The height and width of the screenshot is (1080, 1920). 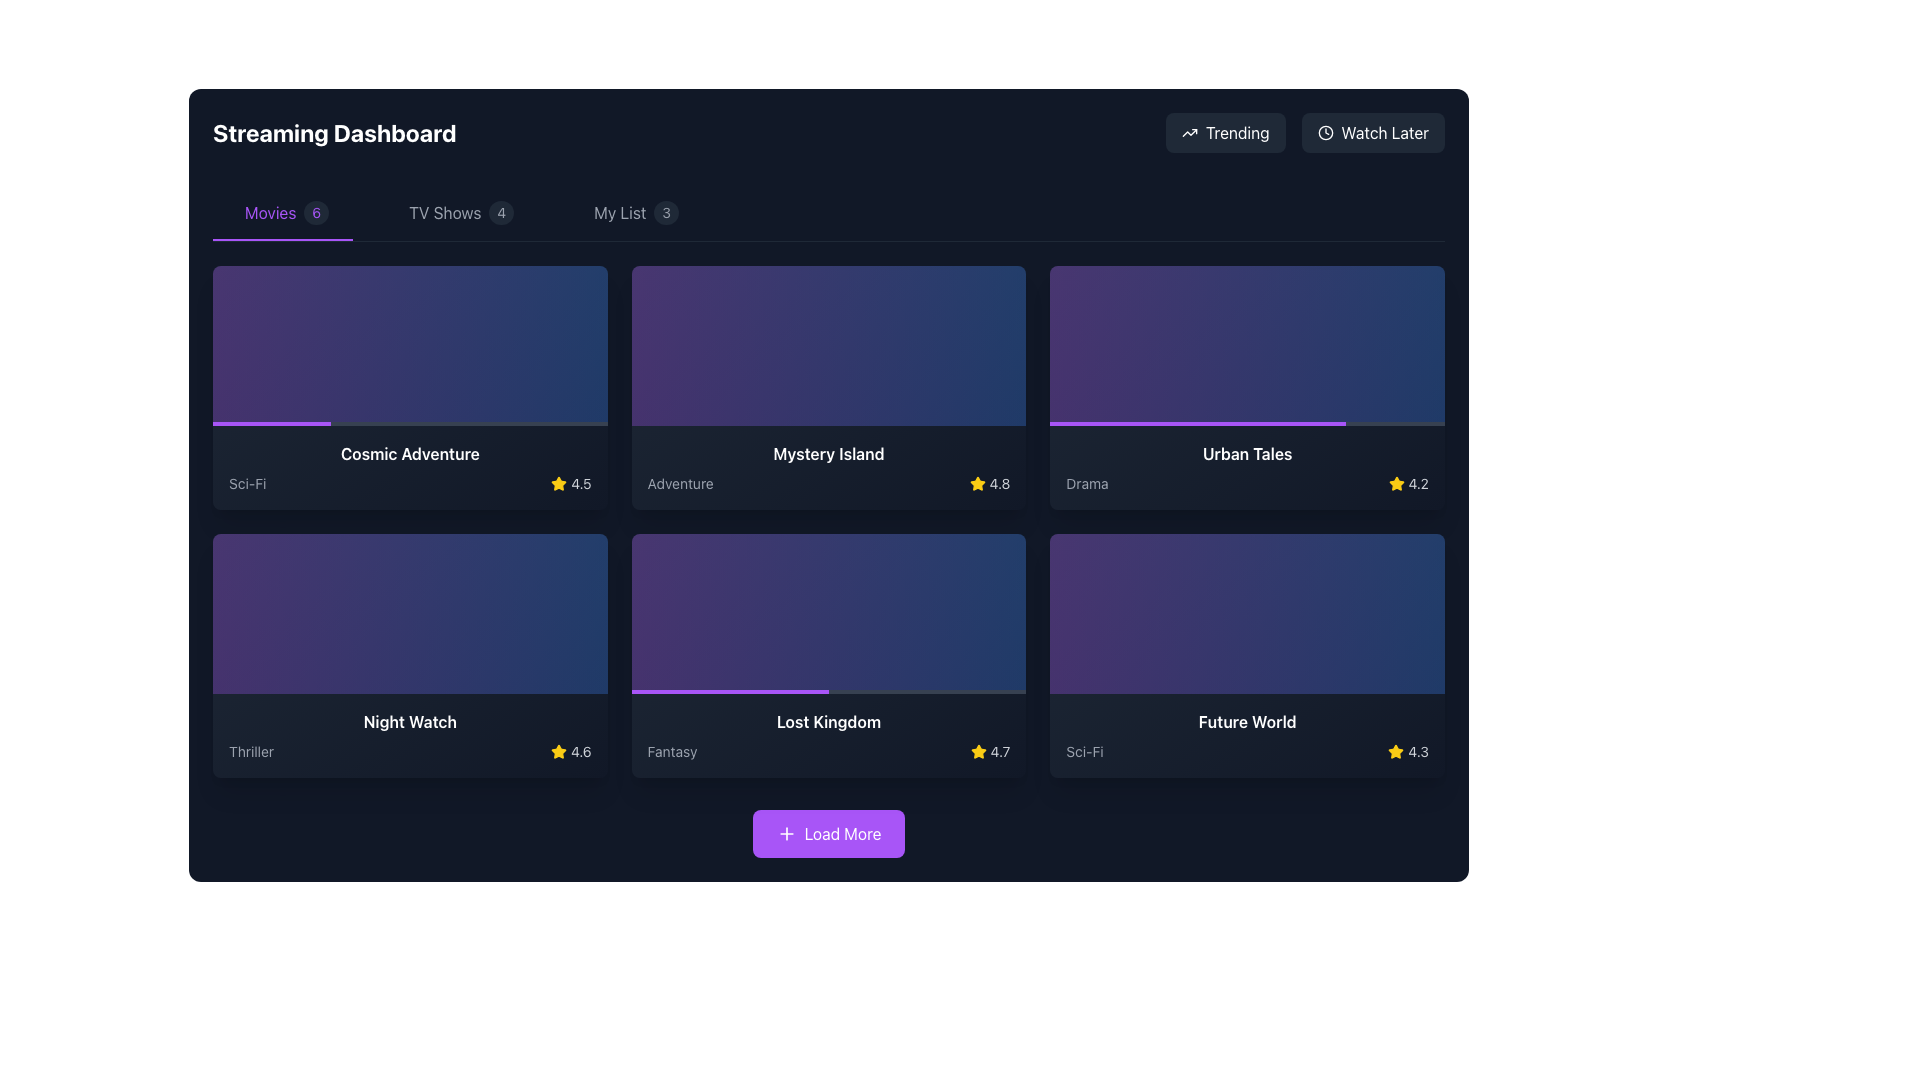 What do you see at coordinates (1407, 752) in the screenshot?
I see `the rating score displayed by the star icon and numerical value located at the bottom-right corner of the 'Future World' card, next to the 'Sci-Fi' category label` at bounding box center [1407, 752].